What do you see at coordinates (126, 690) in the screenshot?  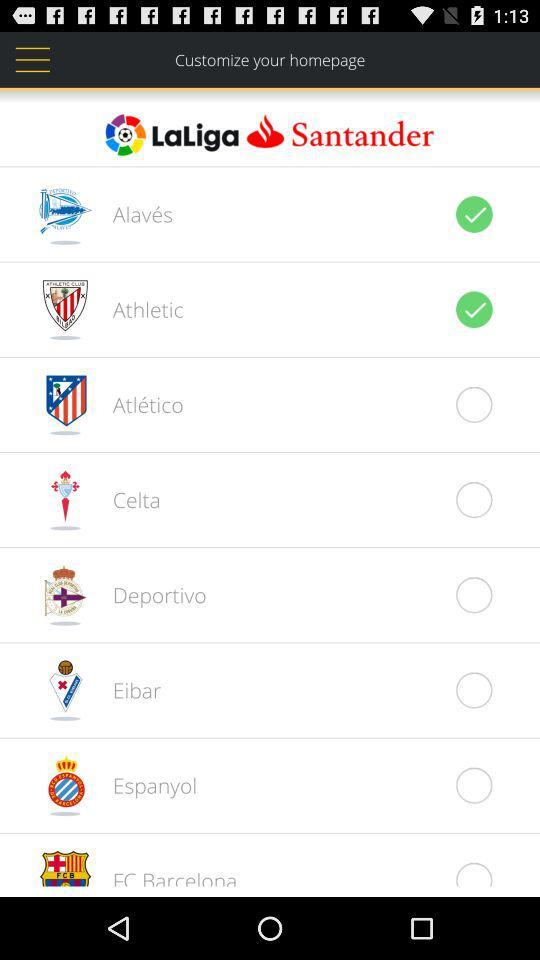 I see `the eibar item` at bounding box center [126, 690].